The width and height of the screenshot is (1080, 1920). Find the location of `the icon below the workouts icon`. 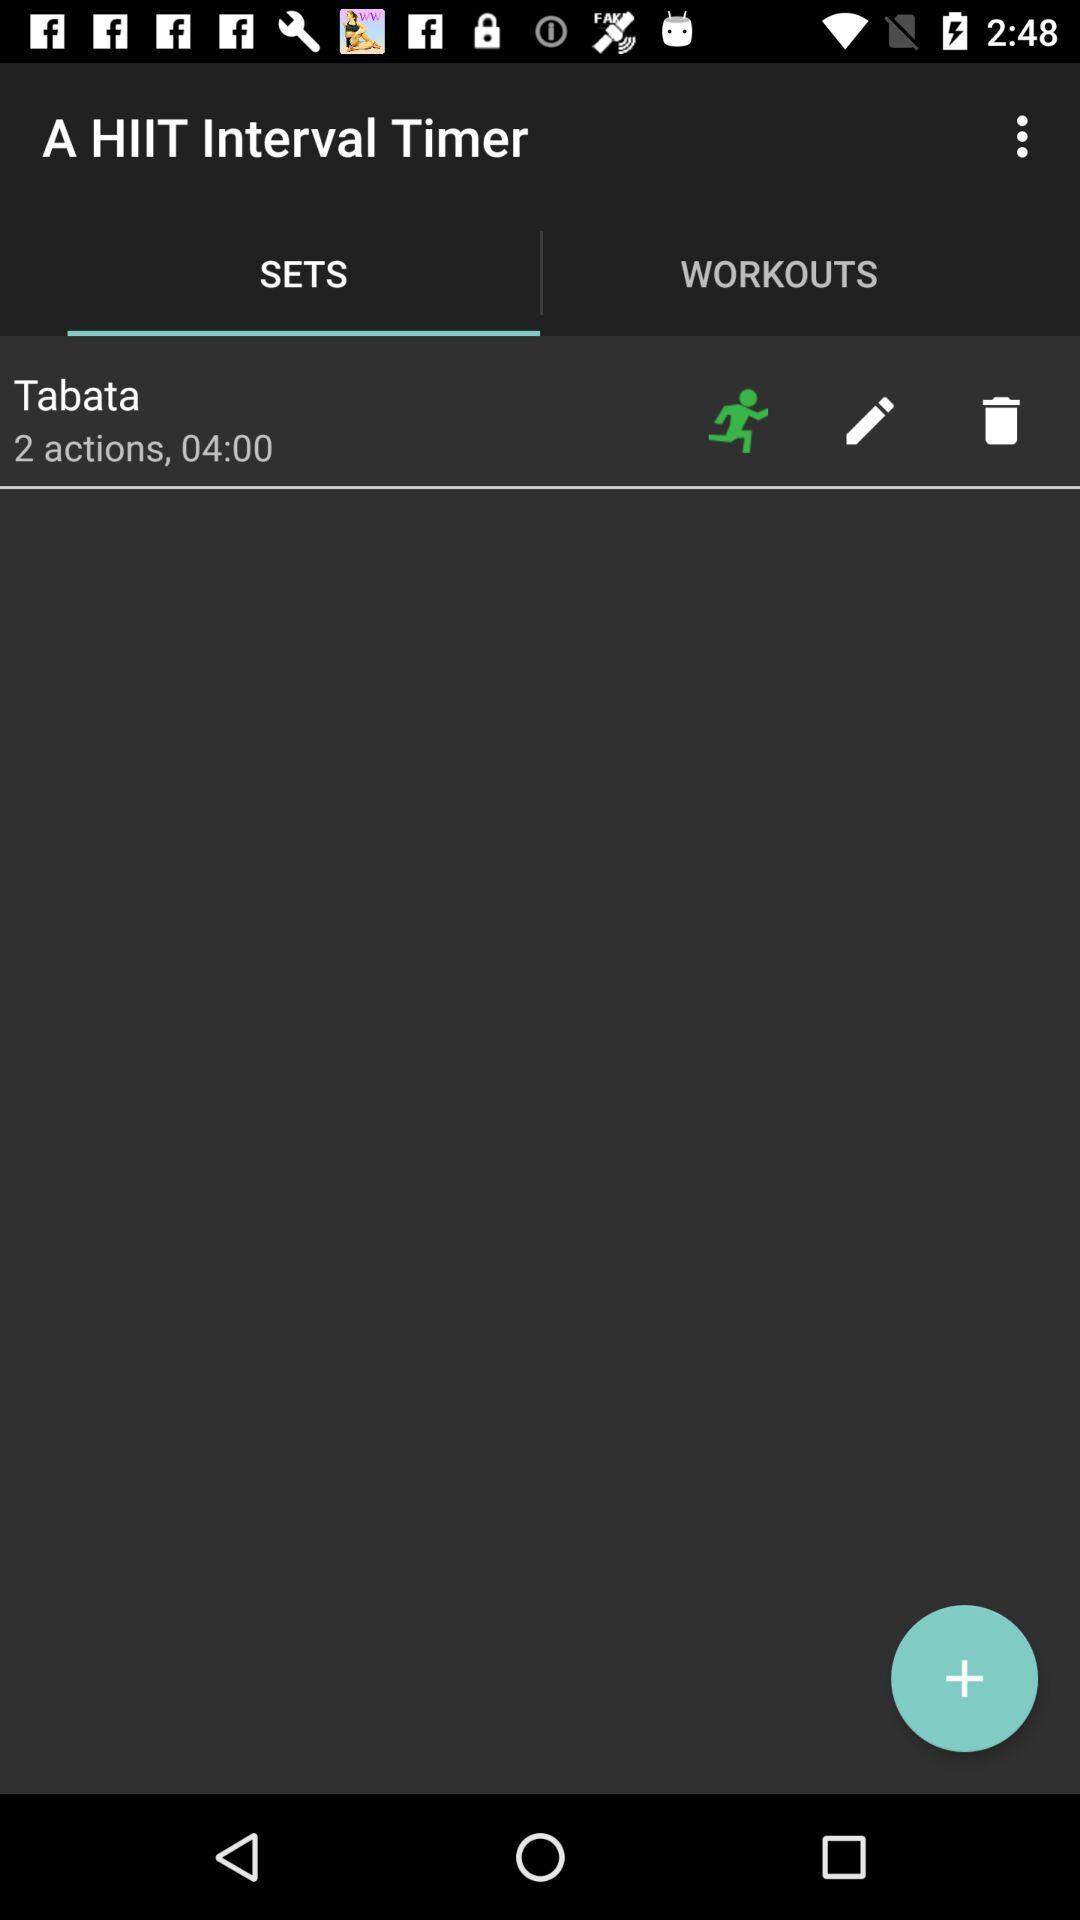

the icon below the workouts icon is located at coordinates (738, 419).